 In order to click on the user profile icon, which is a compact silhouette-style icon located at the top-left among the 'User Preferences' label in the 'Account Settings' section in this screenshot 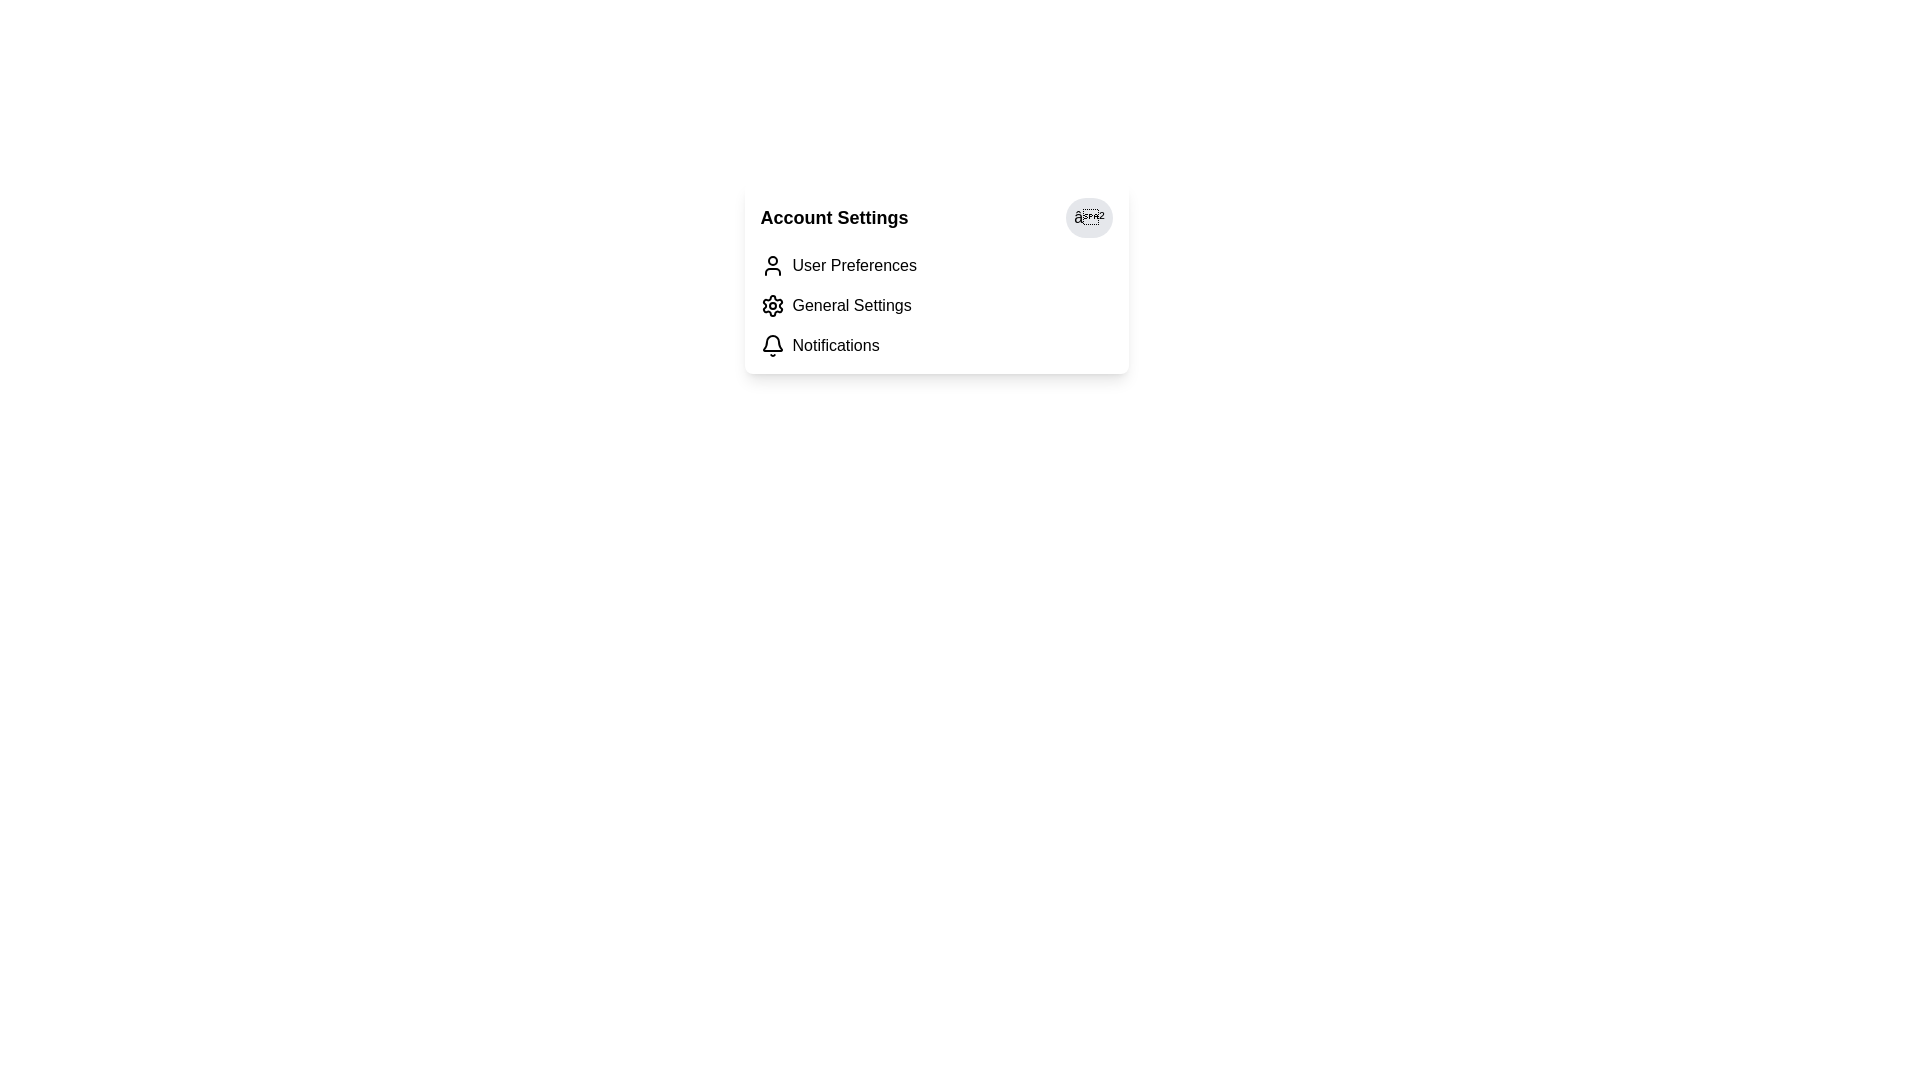, I will do `click(771, 265)`.